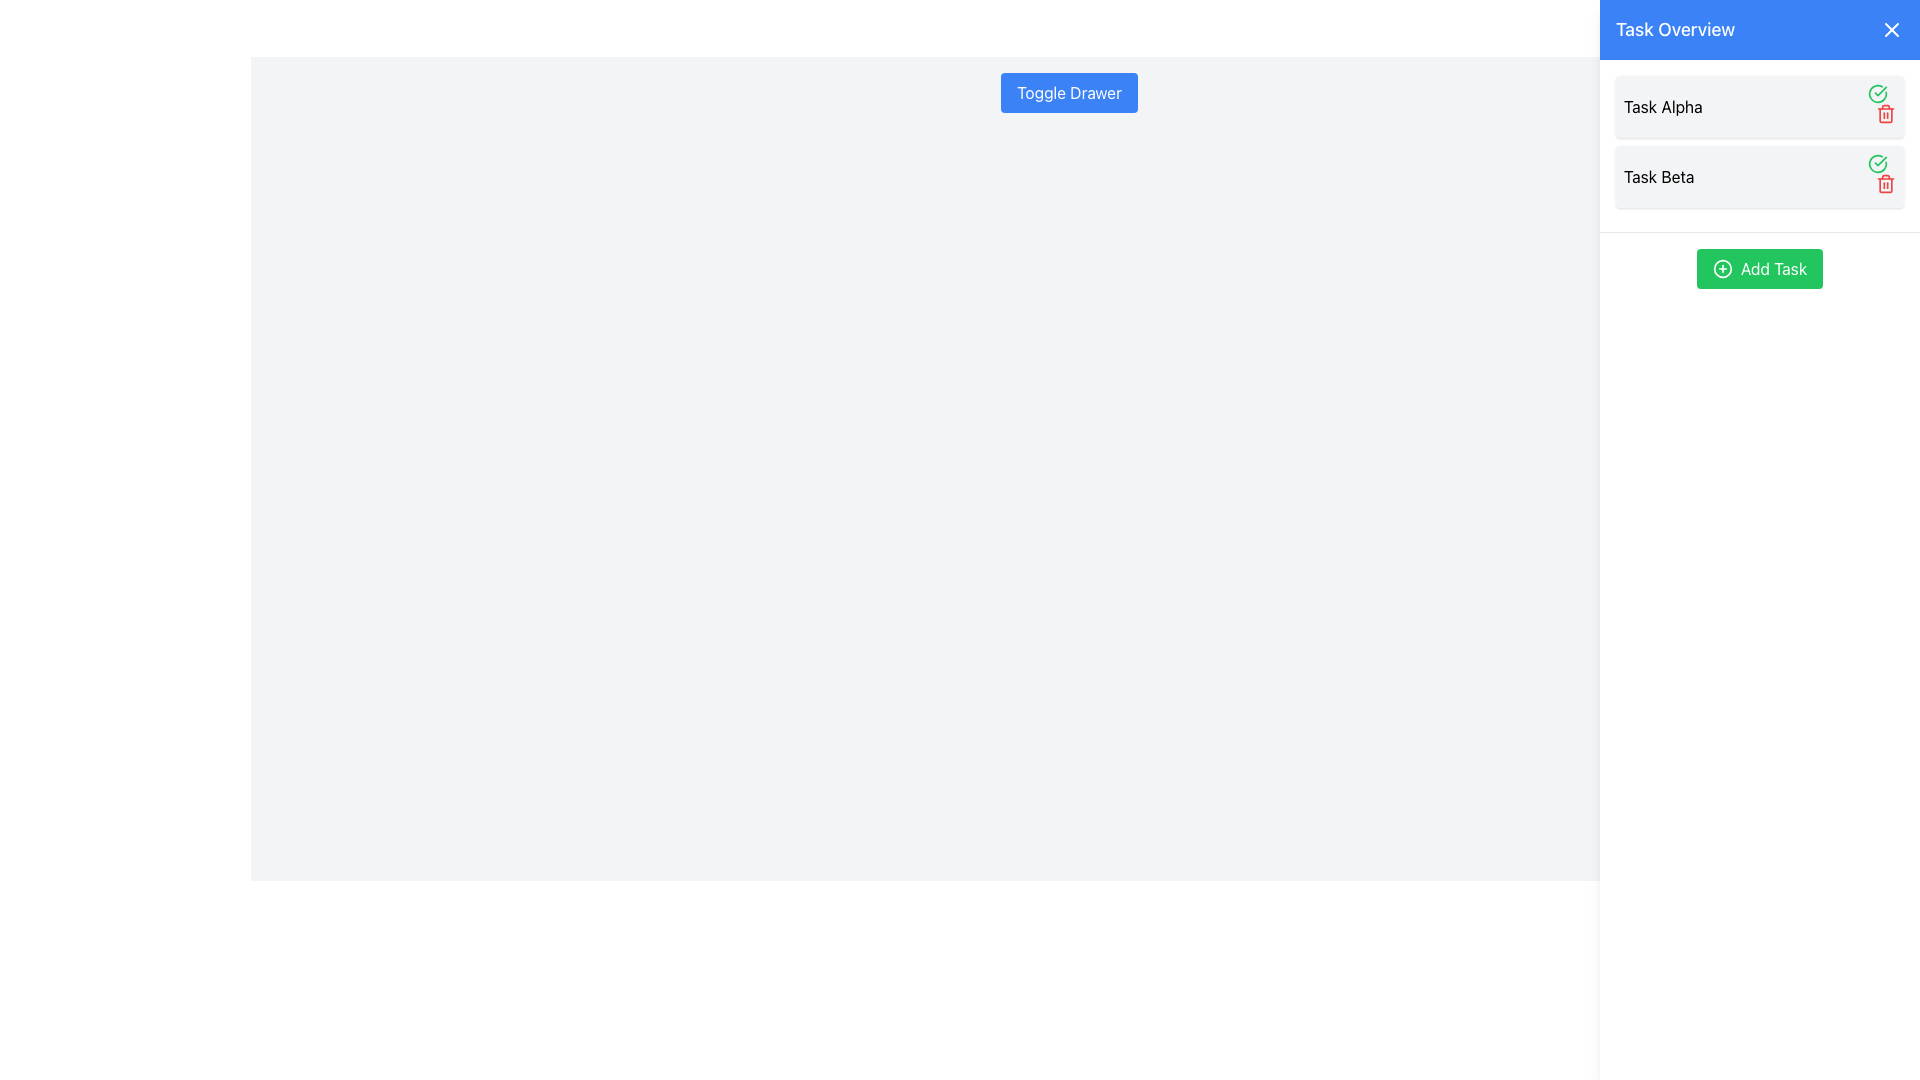 This screenshot has height=1080, width=1920. I want to click on the 'X' icon button located in the top-right corner of the 'Task Overview' panel, so click(1890, 30).